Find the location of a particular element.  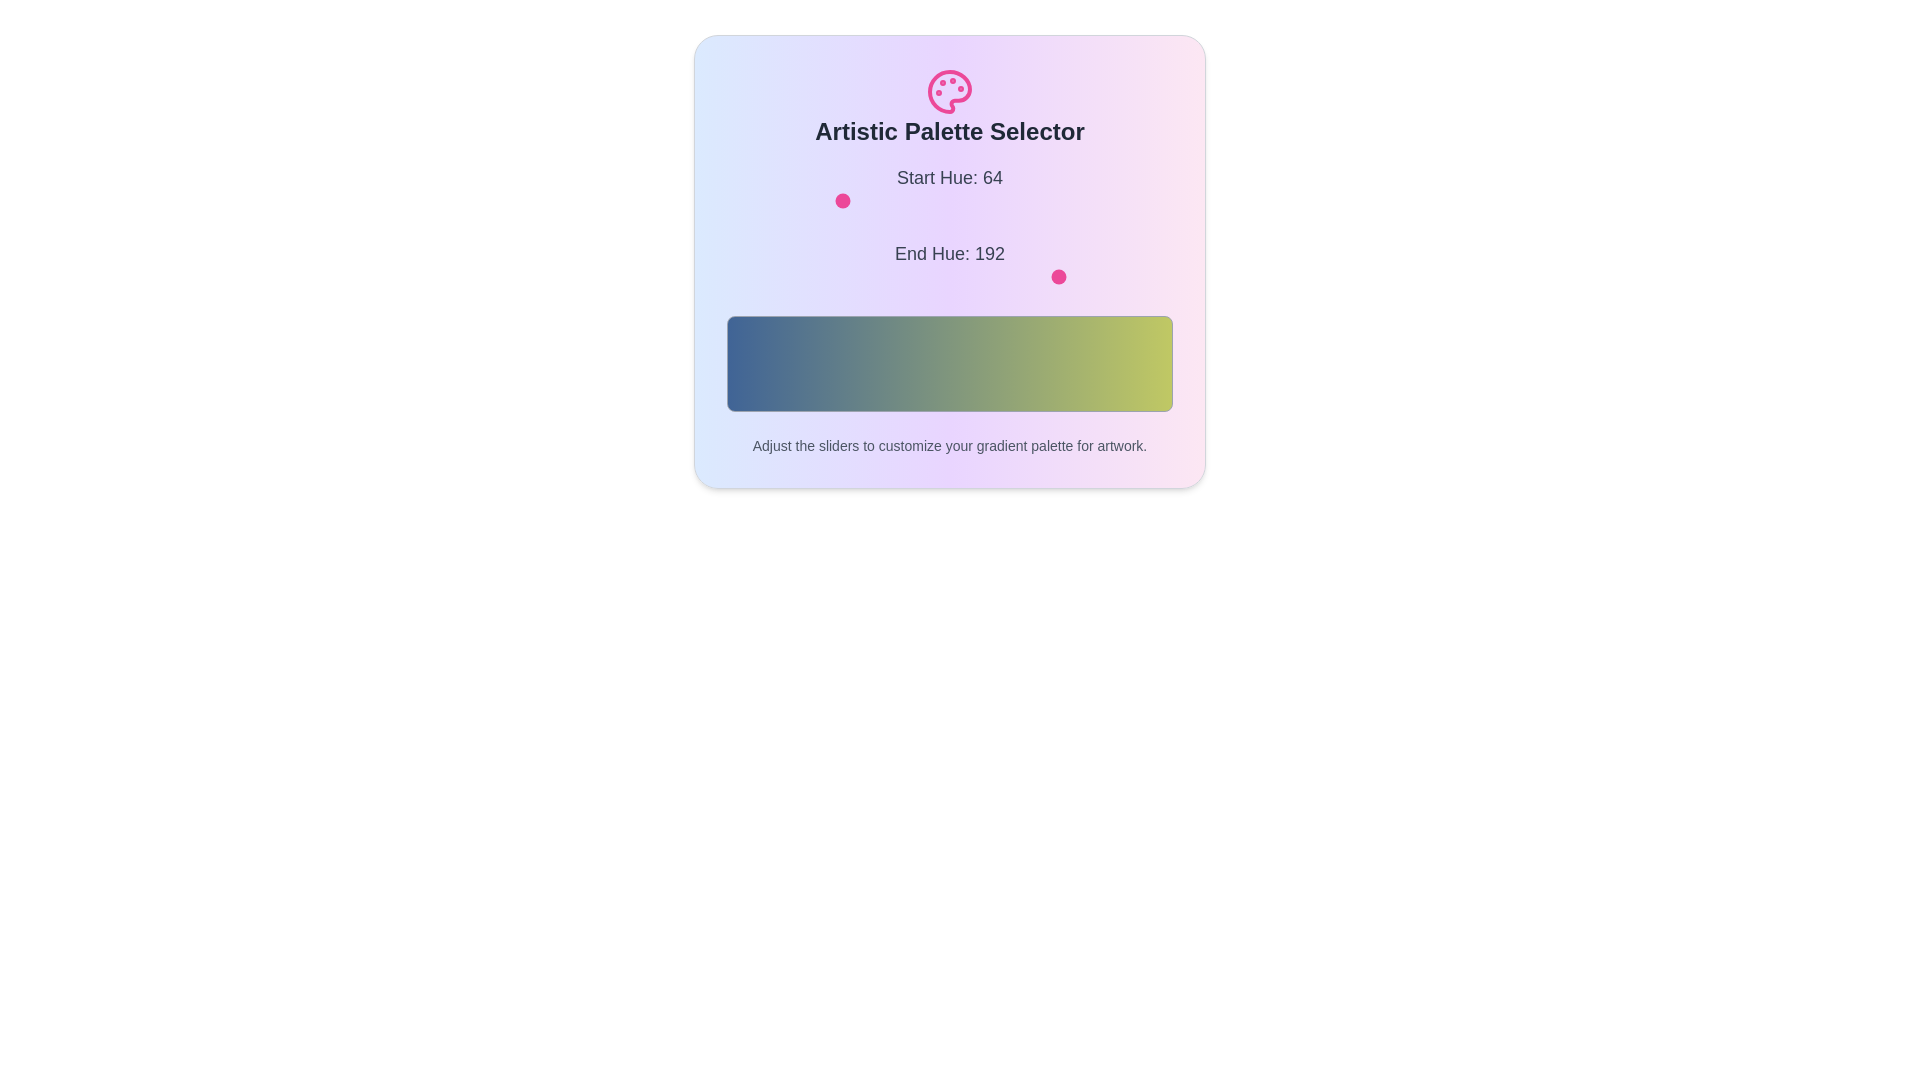

the 'End Hue' slider to 206 is located at coordinates (1086, 277).